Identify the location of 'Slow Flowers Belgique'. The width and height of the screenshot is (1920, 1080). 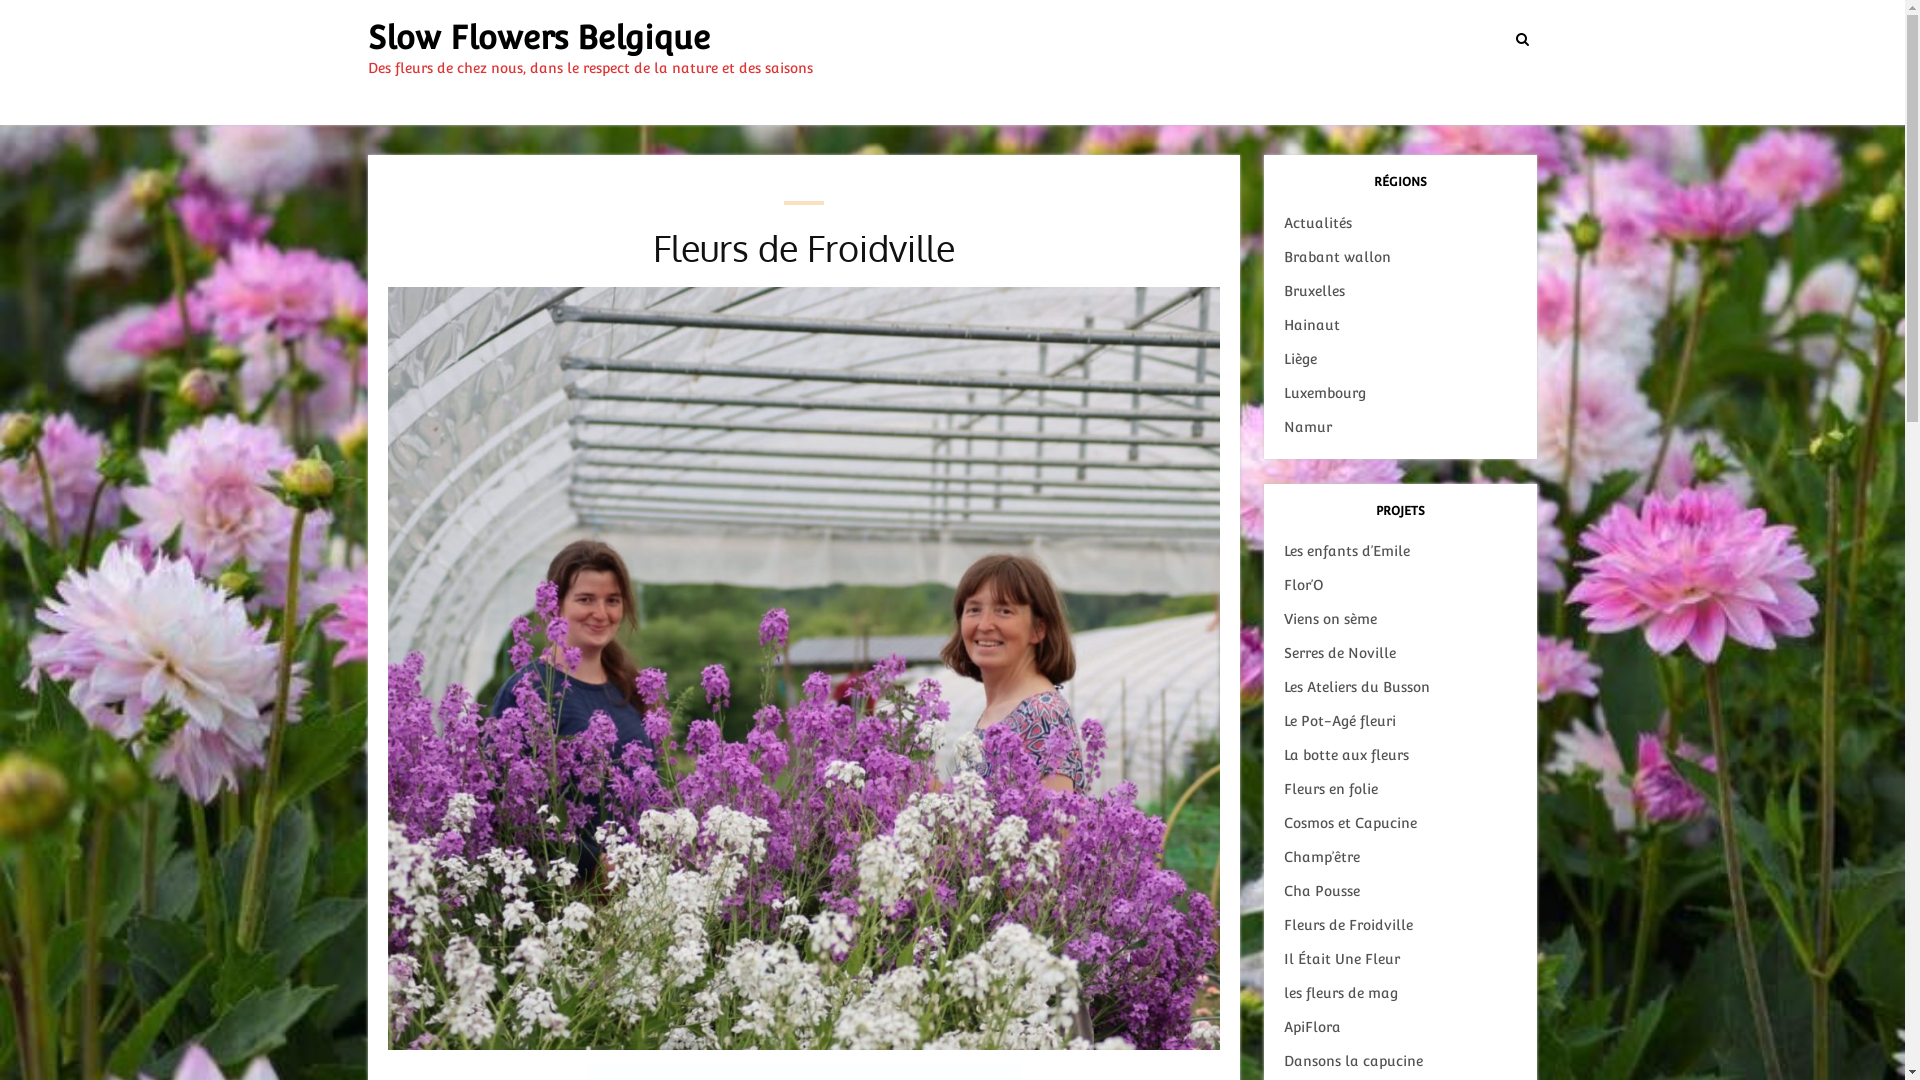
(538, 37).